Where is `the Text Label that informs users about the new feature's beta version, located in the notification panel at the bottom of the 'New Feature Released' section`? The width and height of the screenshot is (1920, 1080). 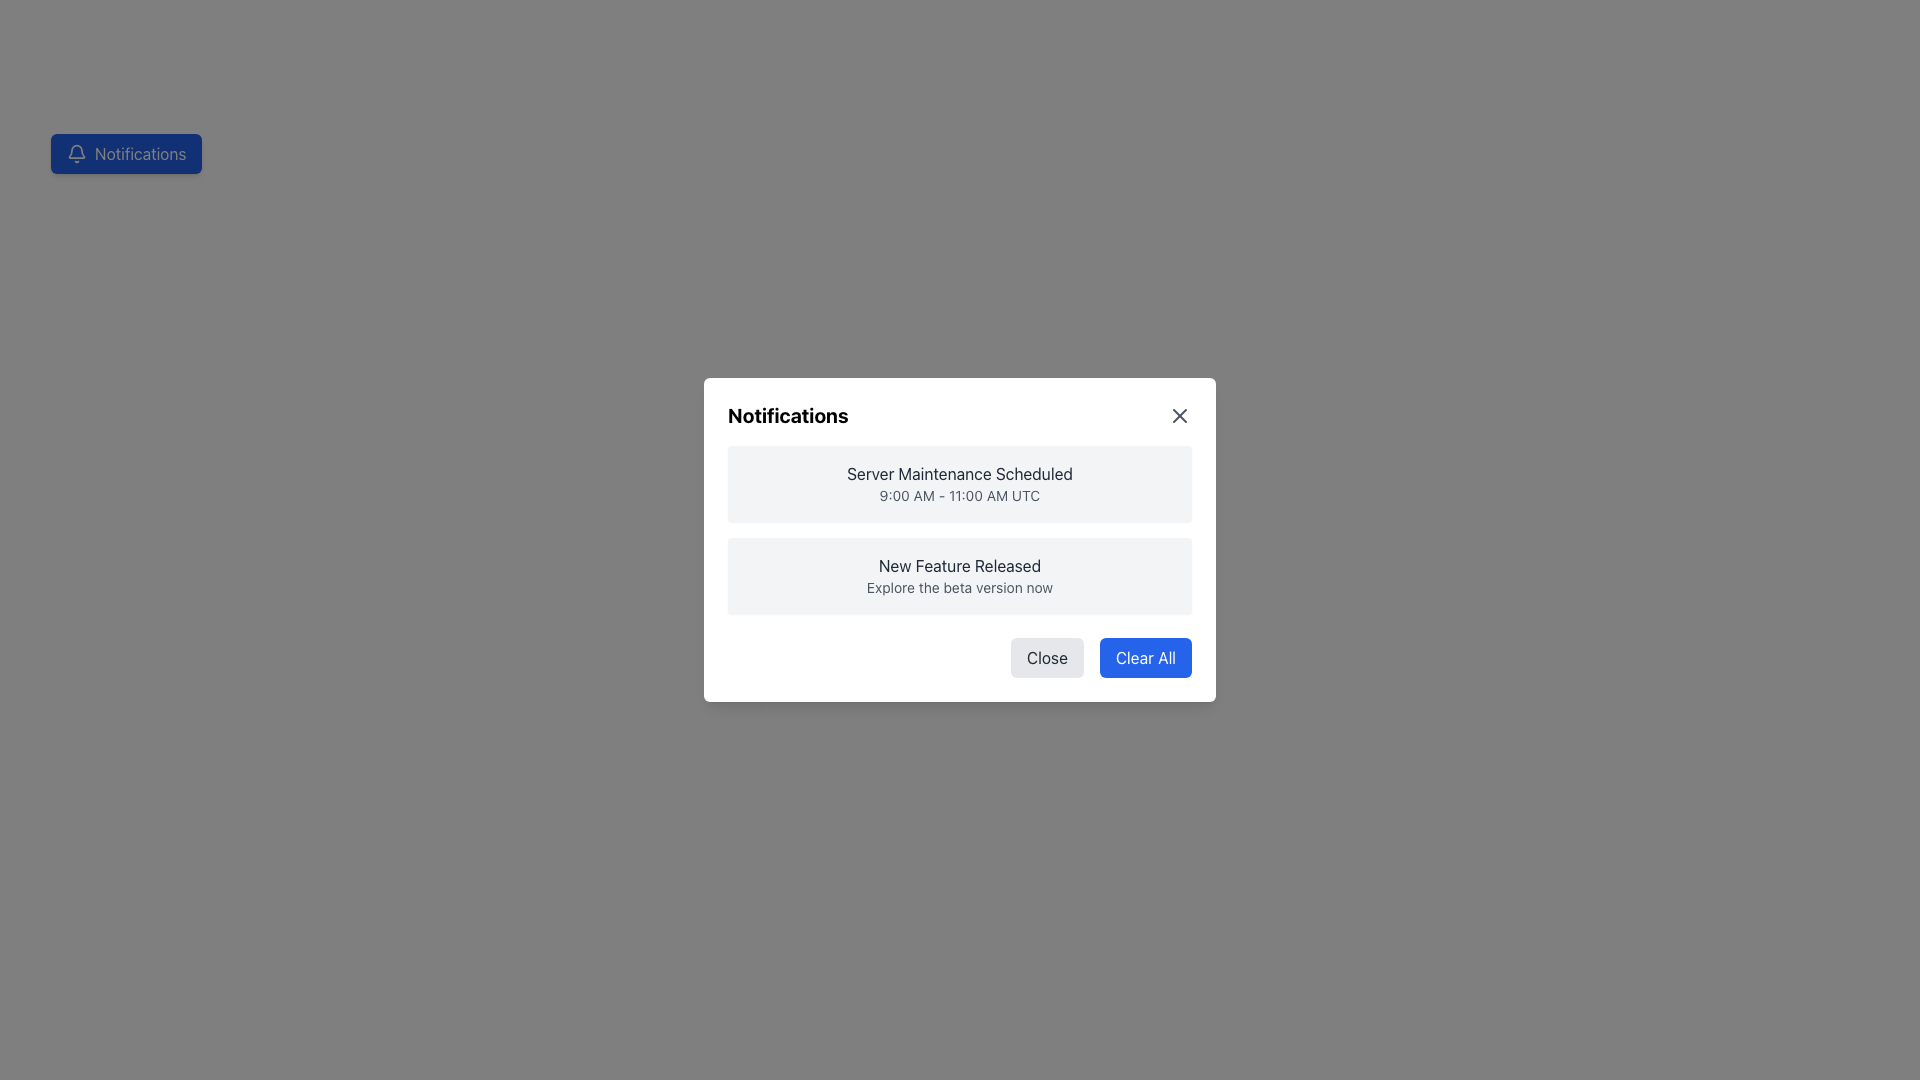 the Text Label that informs users about the new feature's beta version, located in the notification panel at the bottom of the 'New Feature Released' section is located at coordinates (960, 586).